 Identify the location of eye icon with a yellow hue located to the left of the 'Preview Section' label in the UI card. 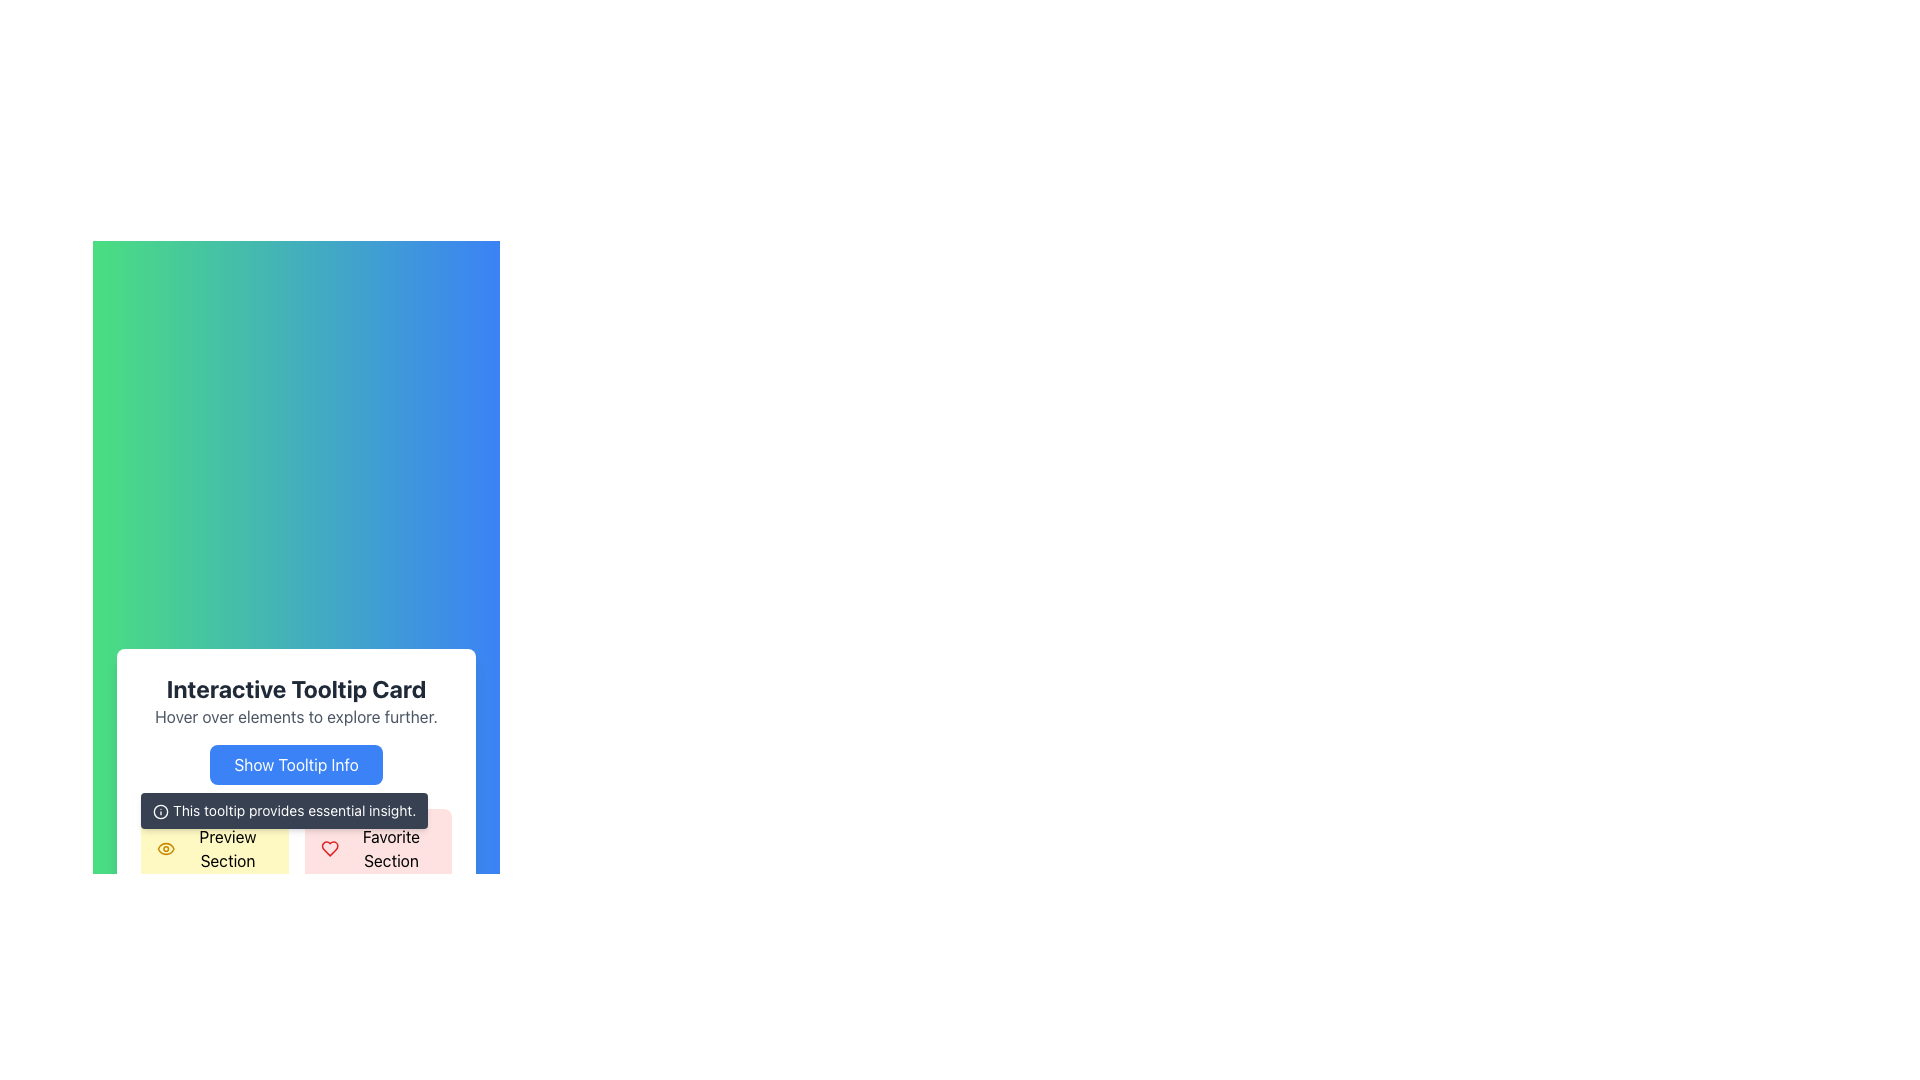
(166, 848).